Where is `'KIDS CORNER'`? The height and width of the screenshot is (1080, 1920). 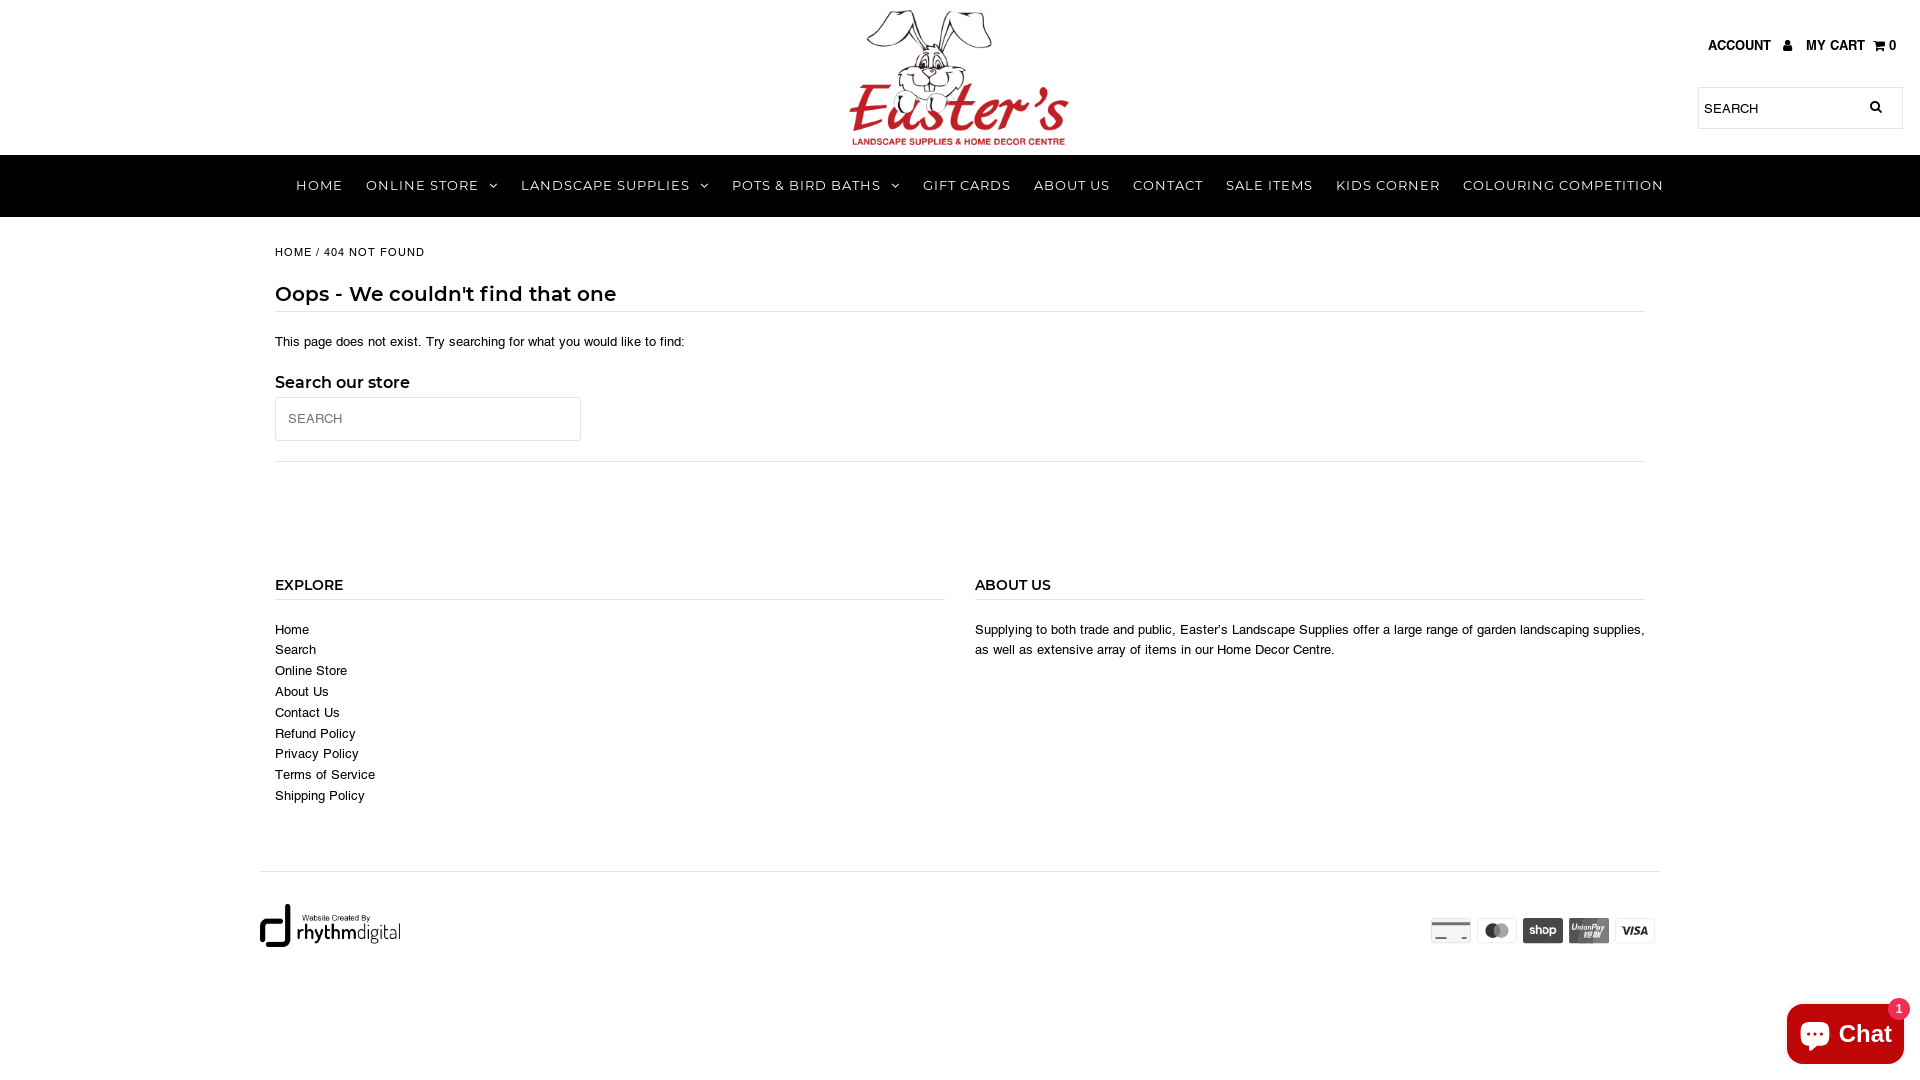
'KIDS CORNER' is located at coordinates (1325, 185).